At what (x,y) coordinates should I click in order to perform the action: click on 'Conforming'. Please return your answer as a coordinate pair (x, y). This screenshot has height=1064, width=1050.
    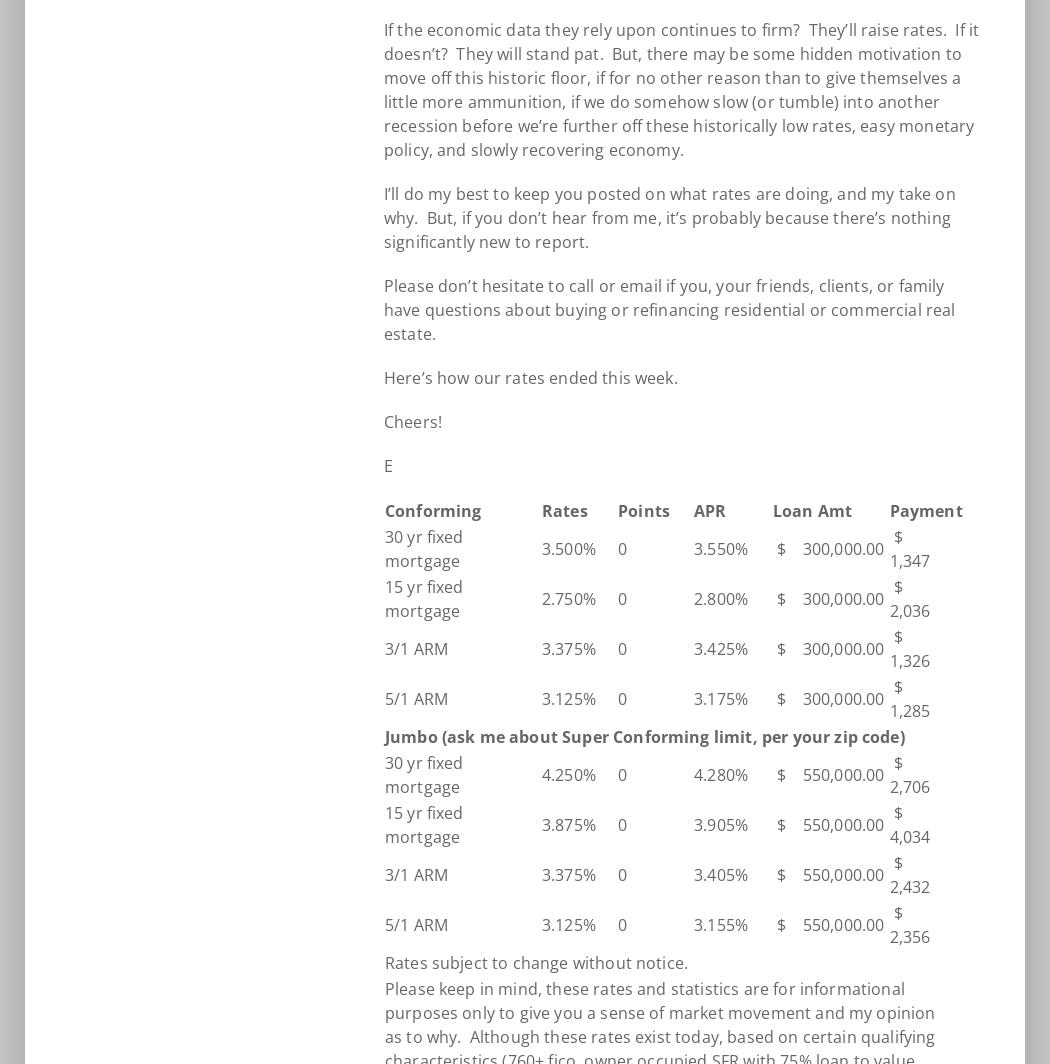
    Looking at the image, I should click on (431, 511).